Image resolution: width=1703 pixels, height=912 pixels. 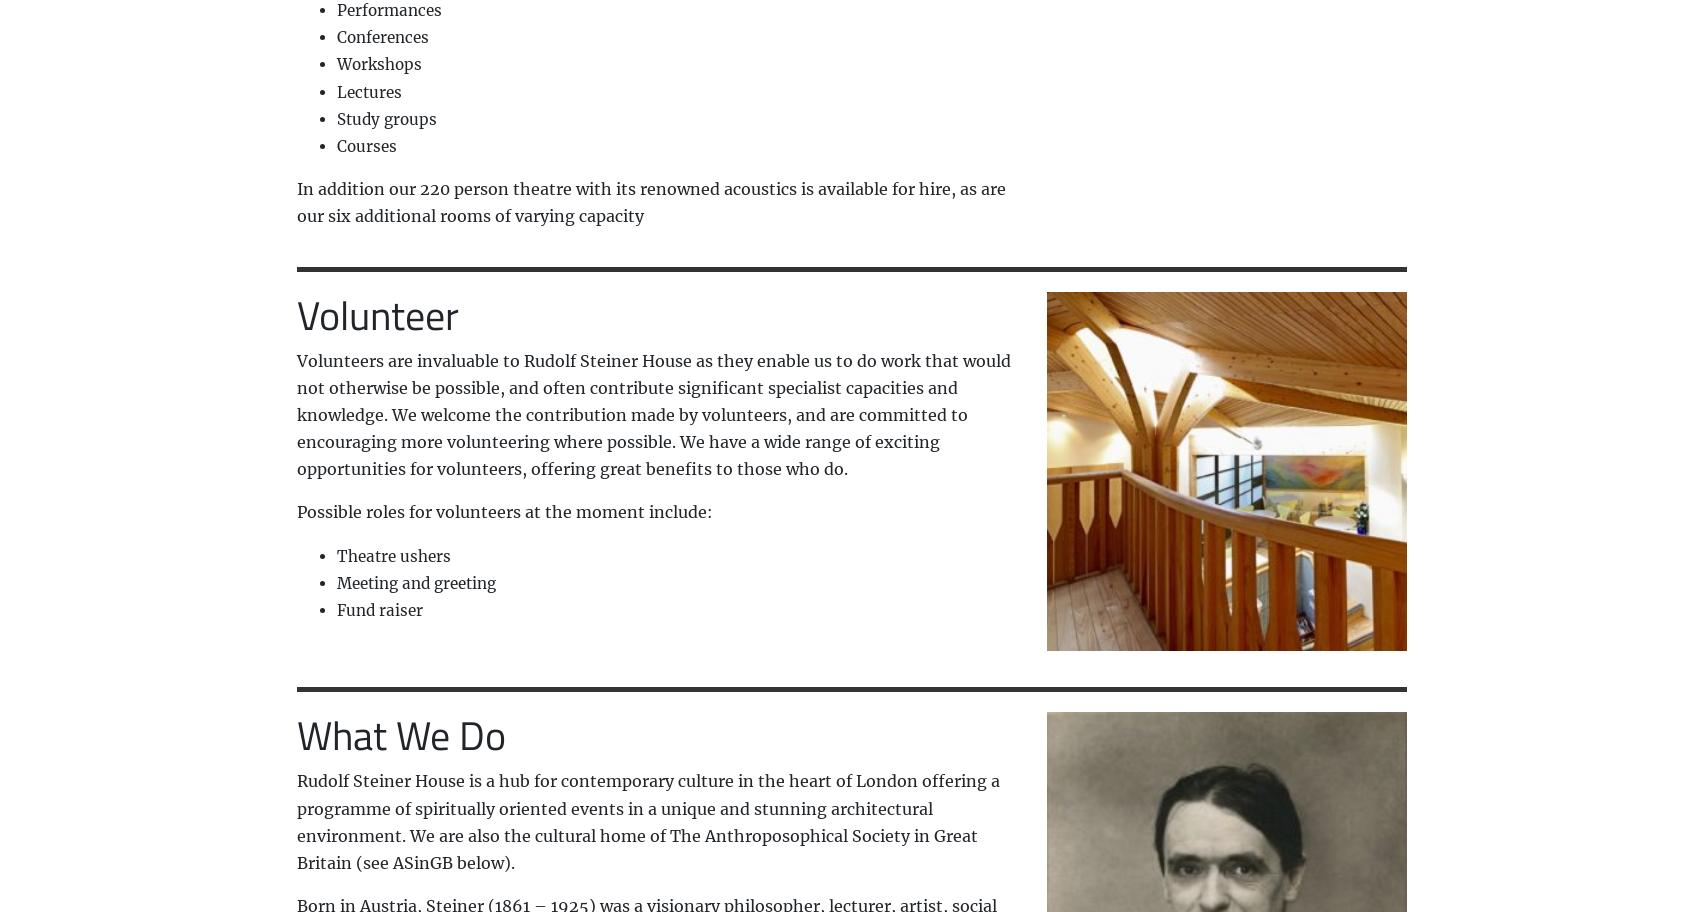 What do you see at coordinates (503, 510) in the screenshot?
I see `'Possible roles for volunteers at the moment include:'` at bounding box center [503, 510].